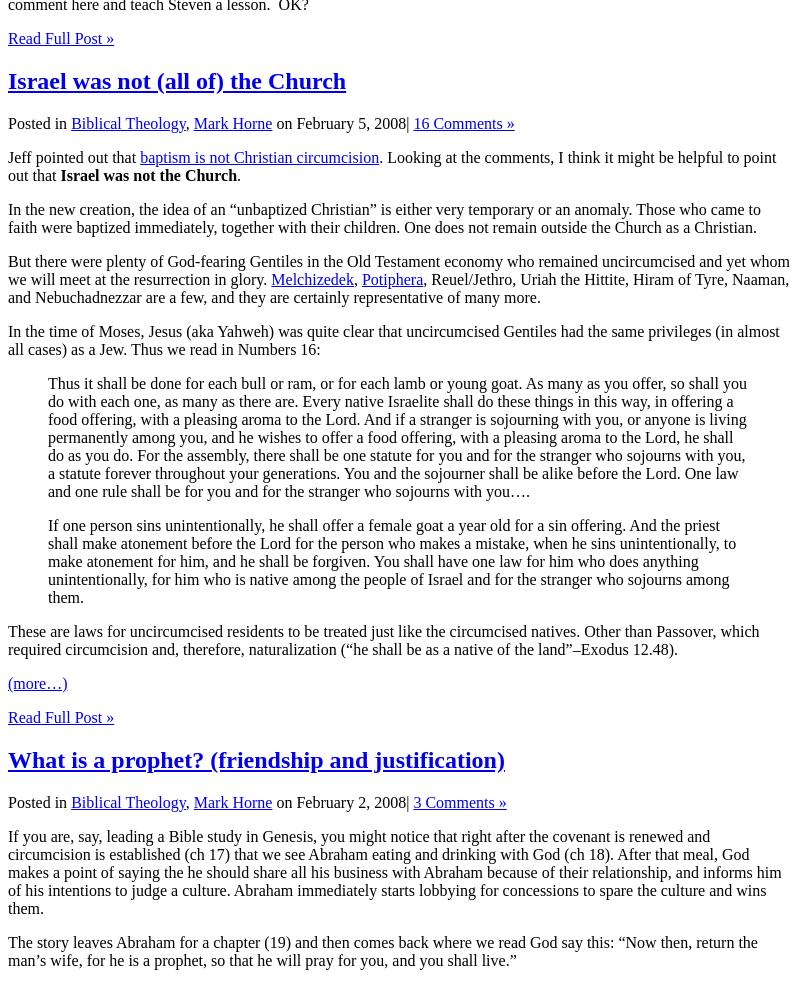  I want to click on 'These are laws for uncircumcised residents to be treated just like the circumcised natives.  Other than Passover, which required circumcision and, therefore, naturalization (“he shall be as a native of the land”–Exodus 12.48).', so click(382, 640).